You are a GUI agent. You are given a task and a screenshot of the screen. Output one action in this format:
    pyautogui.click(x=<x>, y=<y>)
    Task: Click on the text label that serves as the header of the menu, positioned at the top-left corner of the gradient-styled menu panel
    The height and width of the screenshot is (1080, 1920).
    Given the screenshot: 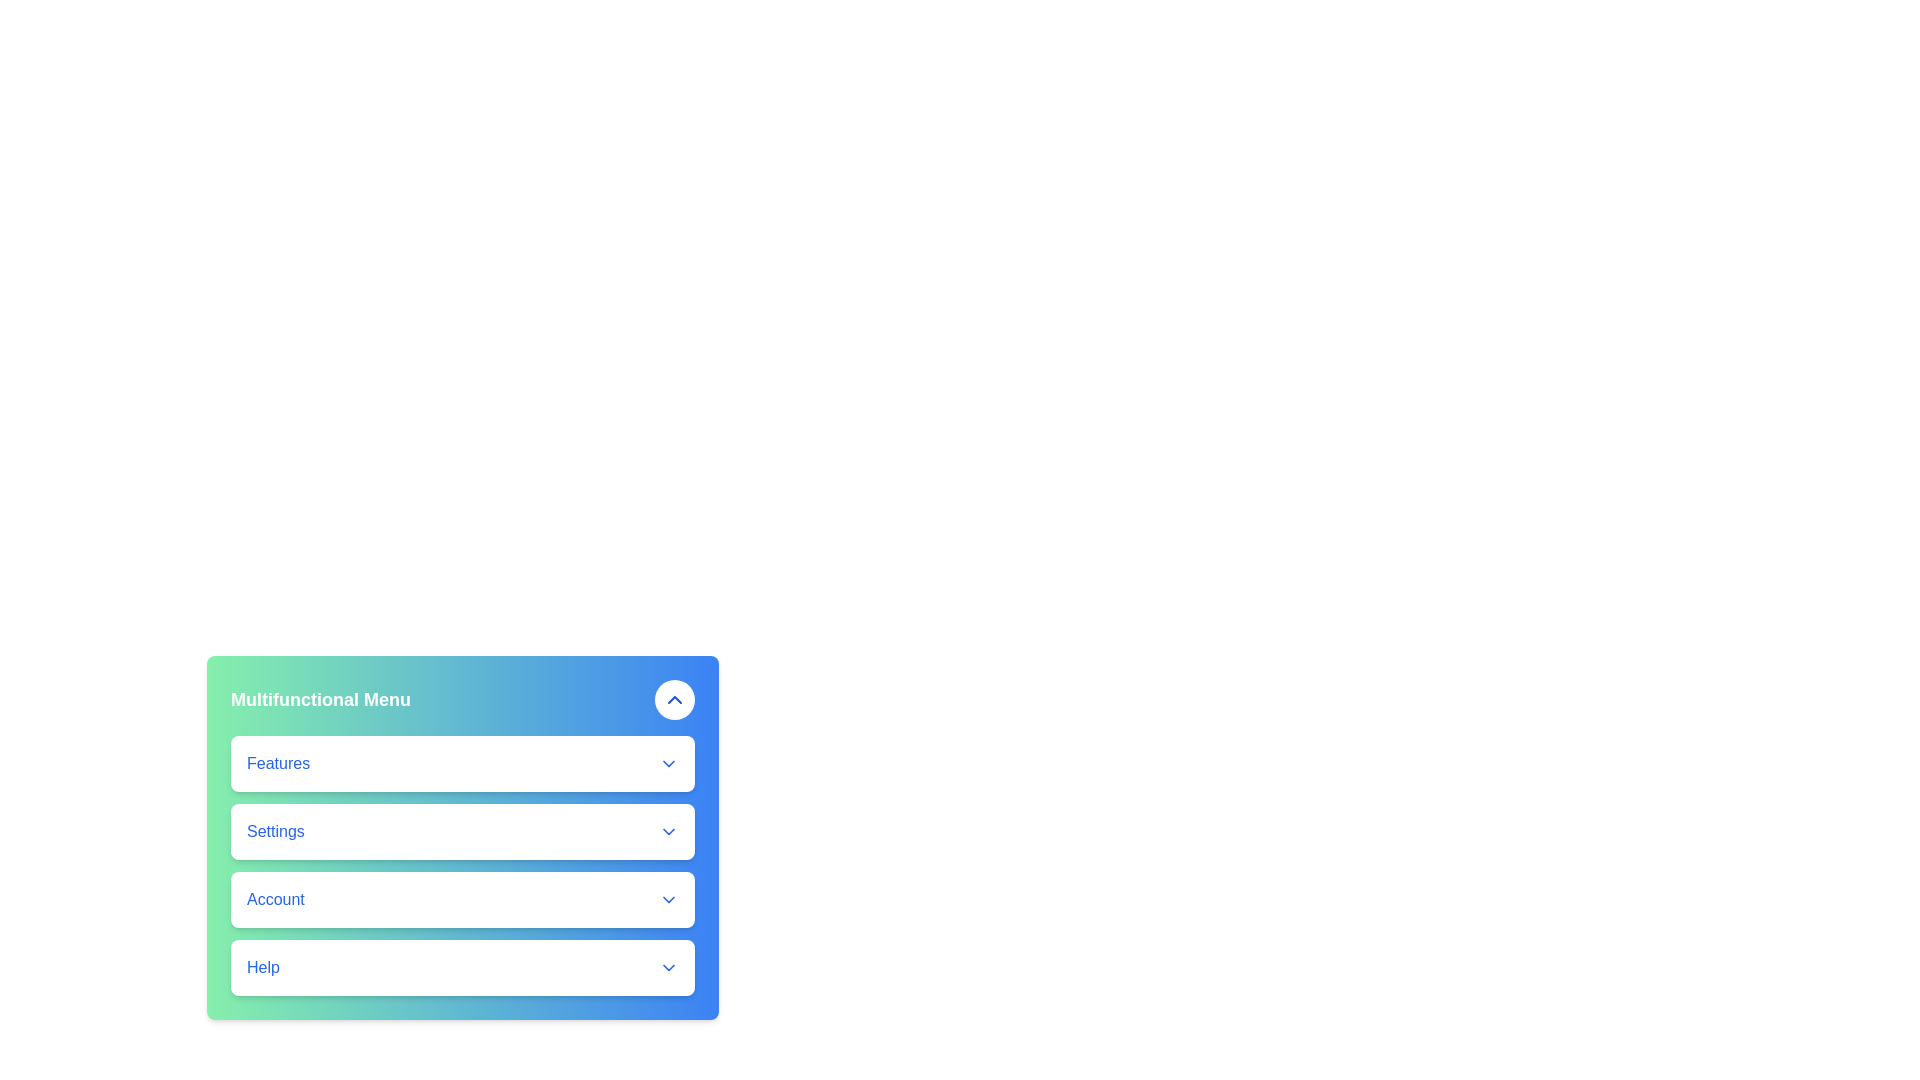 What is the action you would take?
    pyautogui.click(x=321, y=698)
    